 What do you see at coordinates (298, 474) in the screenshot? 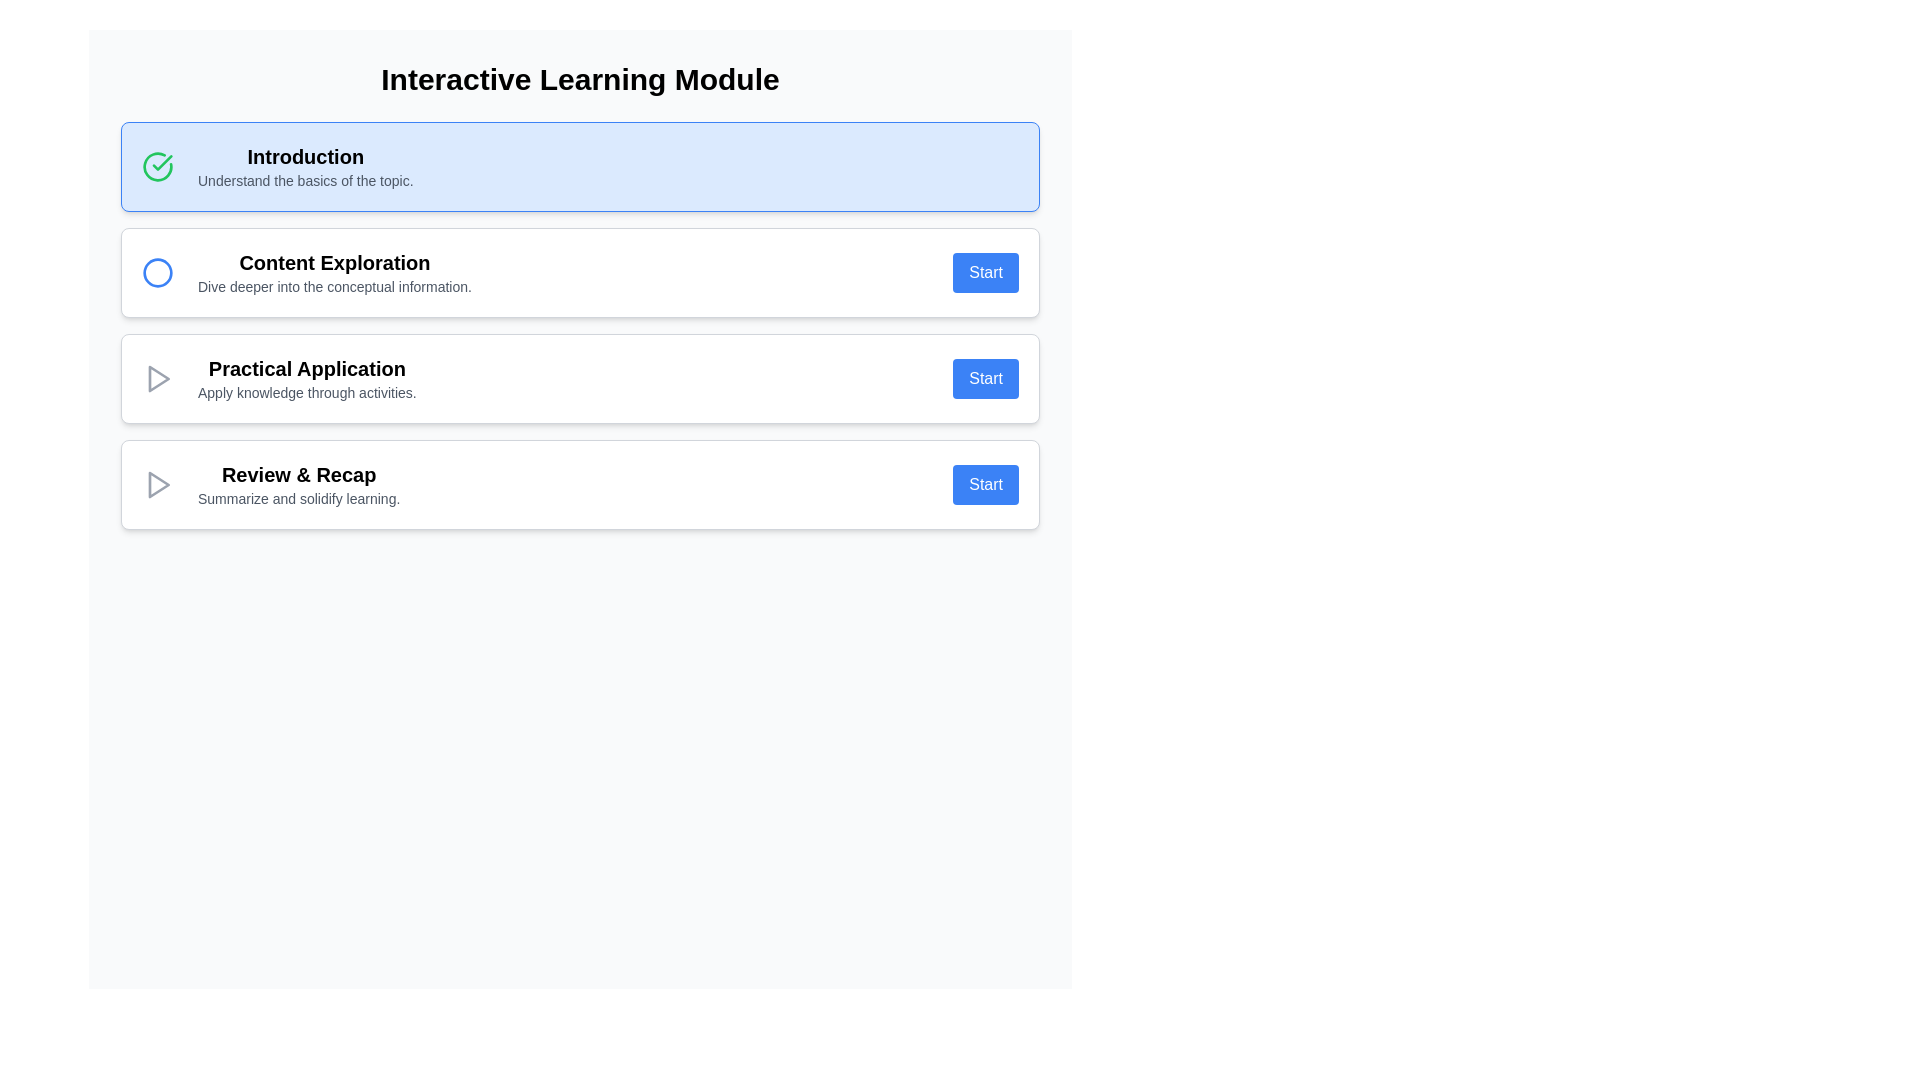
I see `the static text element that serves as the title for the 'Review & Recap' learning module, indicating its purpose to inform users about the module's content` at bounding box center [298, 474].